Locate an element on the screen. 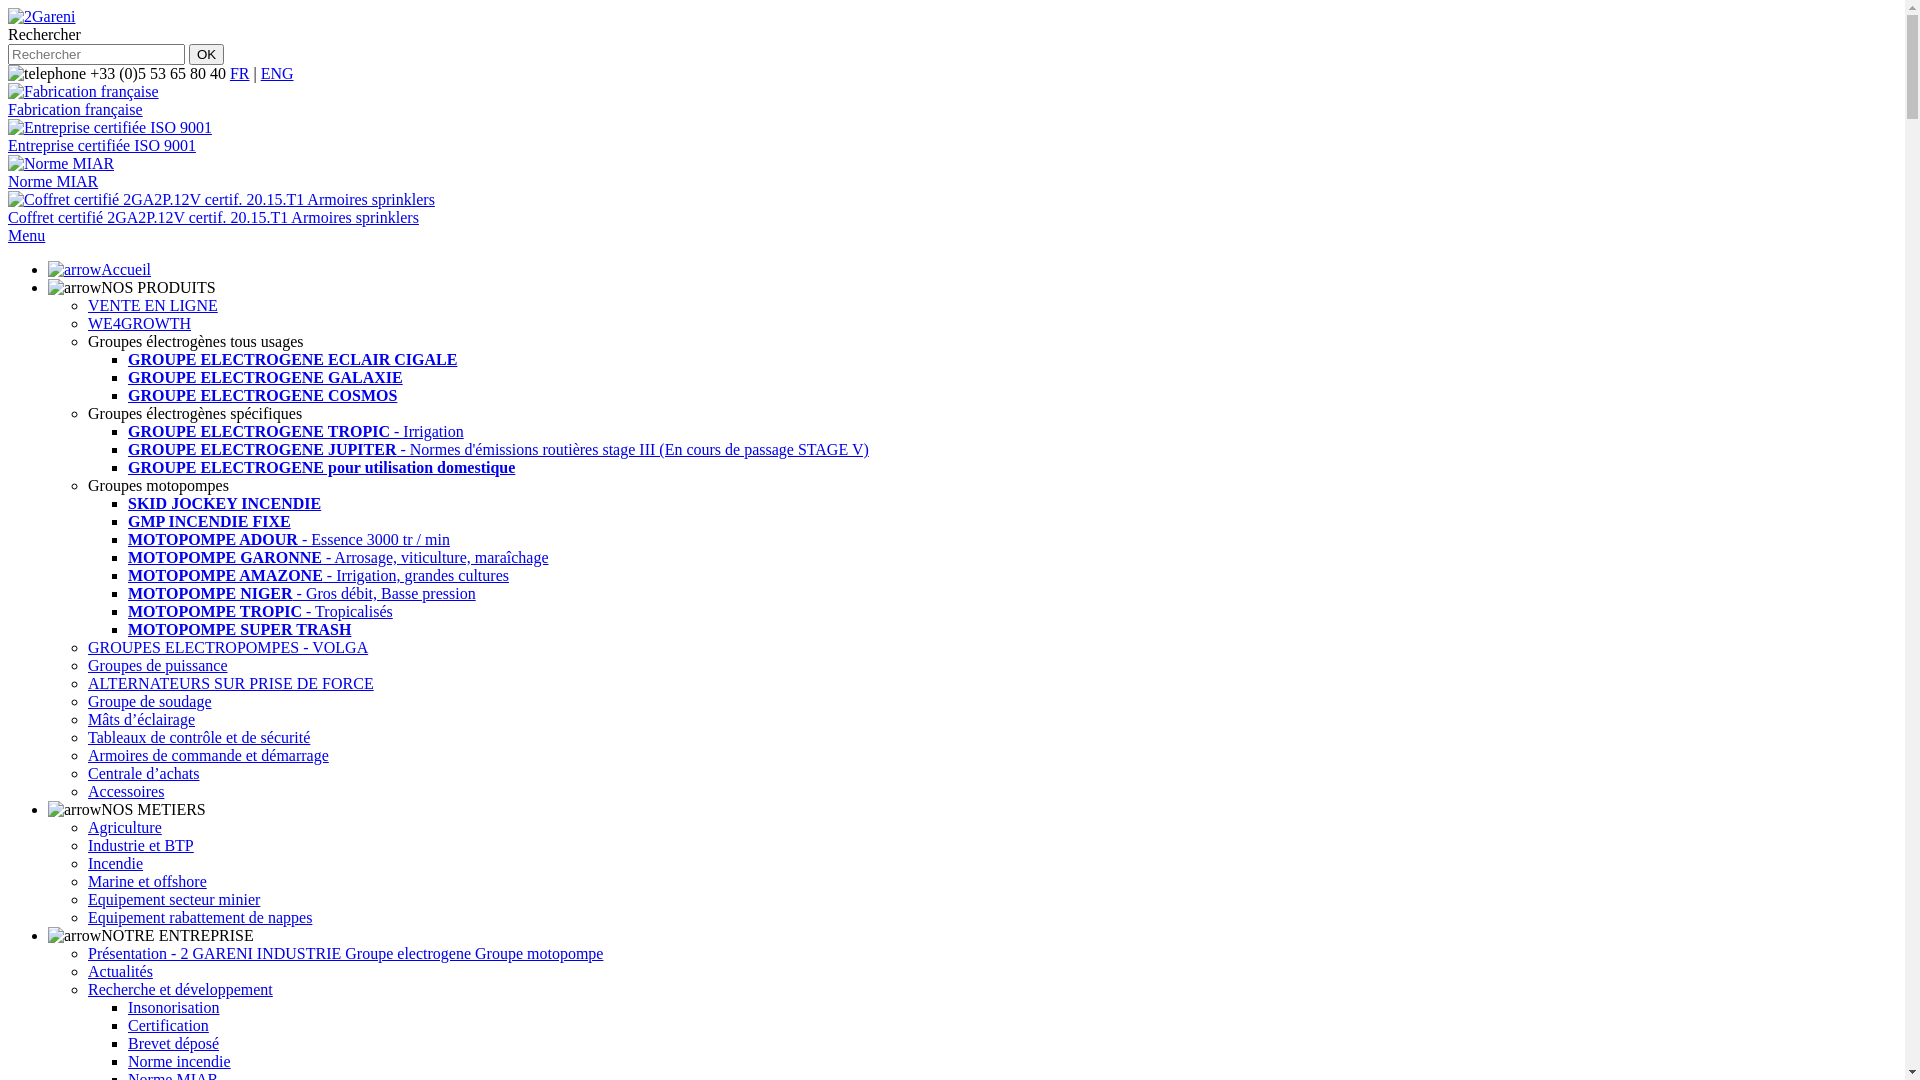 The height and width of the screenshot is (1080, 1920). 'Agriculture' is located at coordinates (123, 827).